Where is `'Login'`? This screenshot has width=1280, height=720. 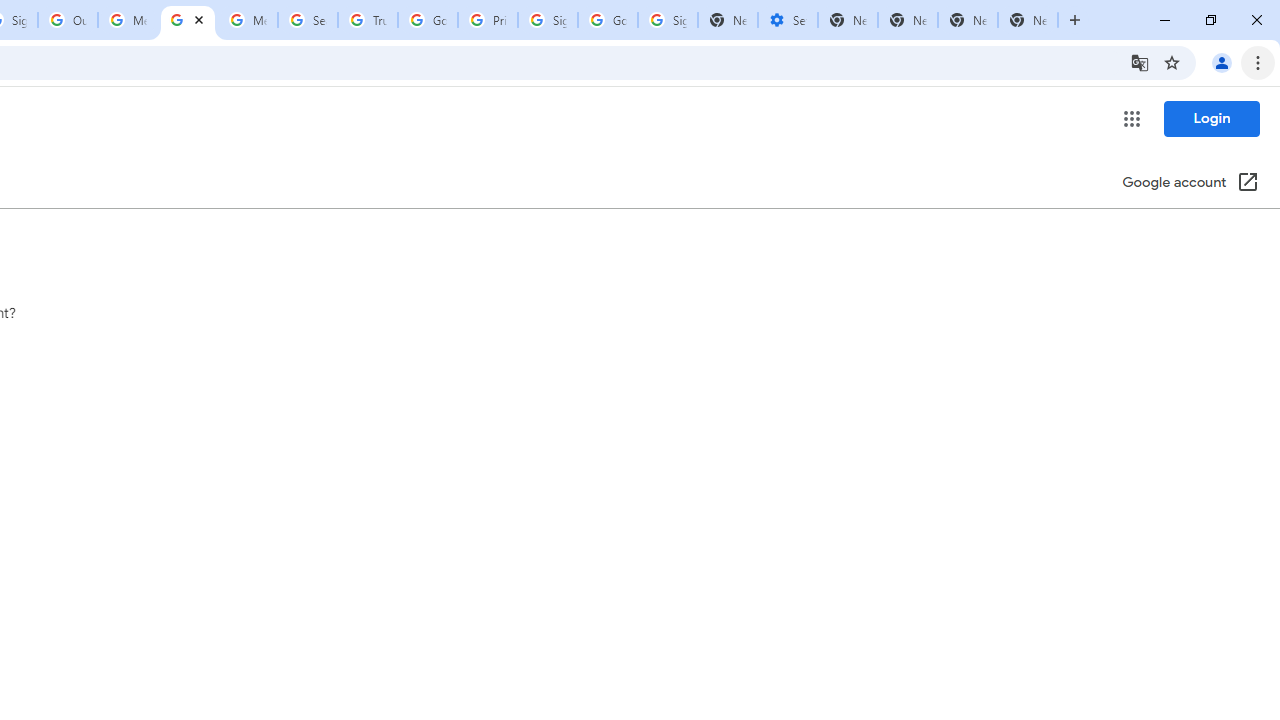
'Login' is located at coordinates (1210, 118).